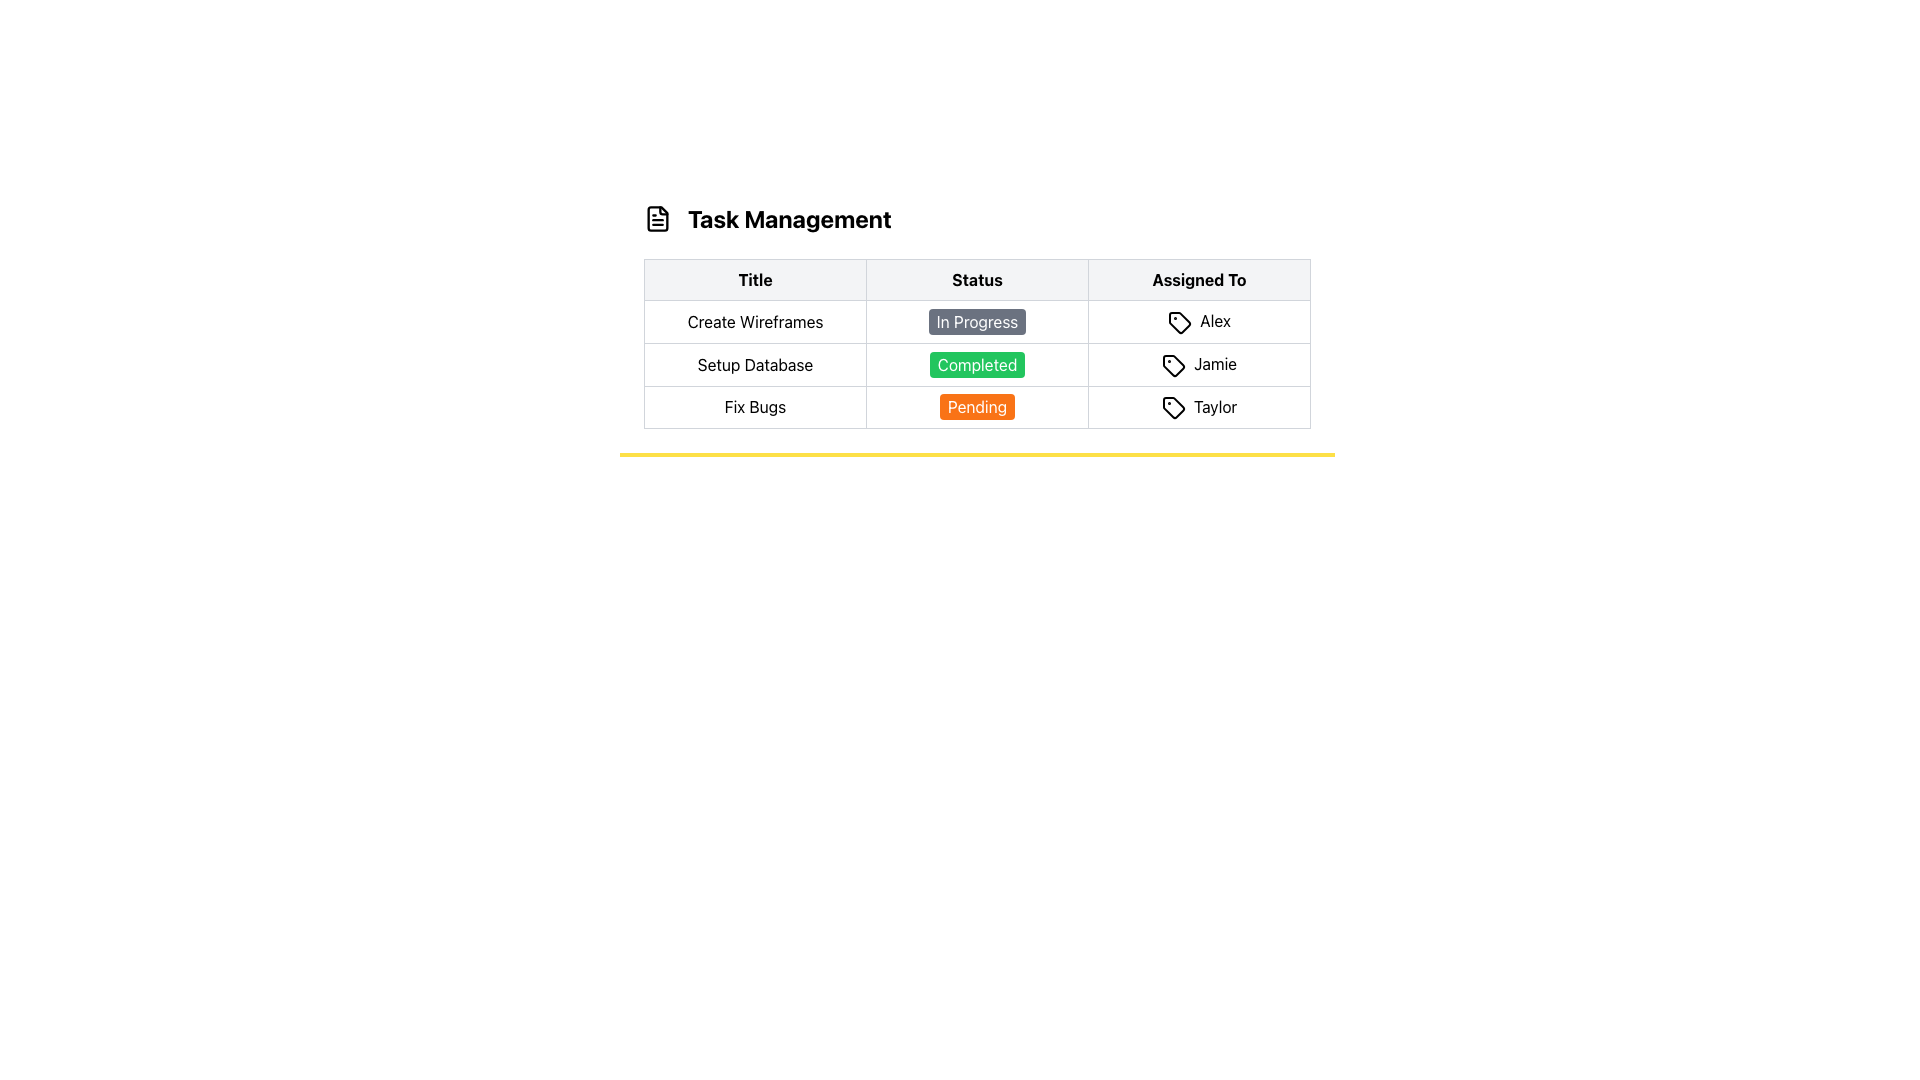 The height and width of the screenshot is (1080, 1920). I want to click on text displayed in the 'Title' column for the task 'Setup Database', which is the first element in its row, so click(754, 364).